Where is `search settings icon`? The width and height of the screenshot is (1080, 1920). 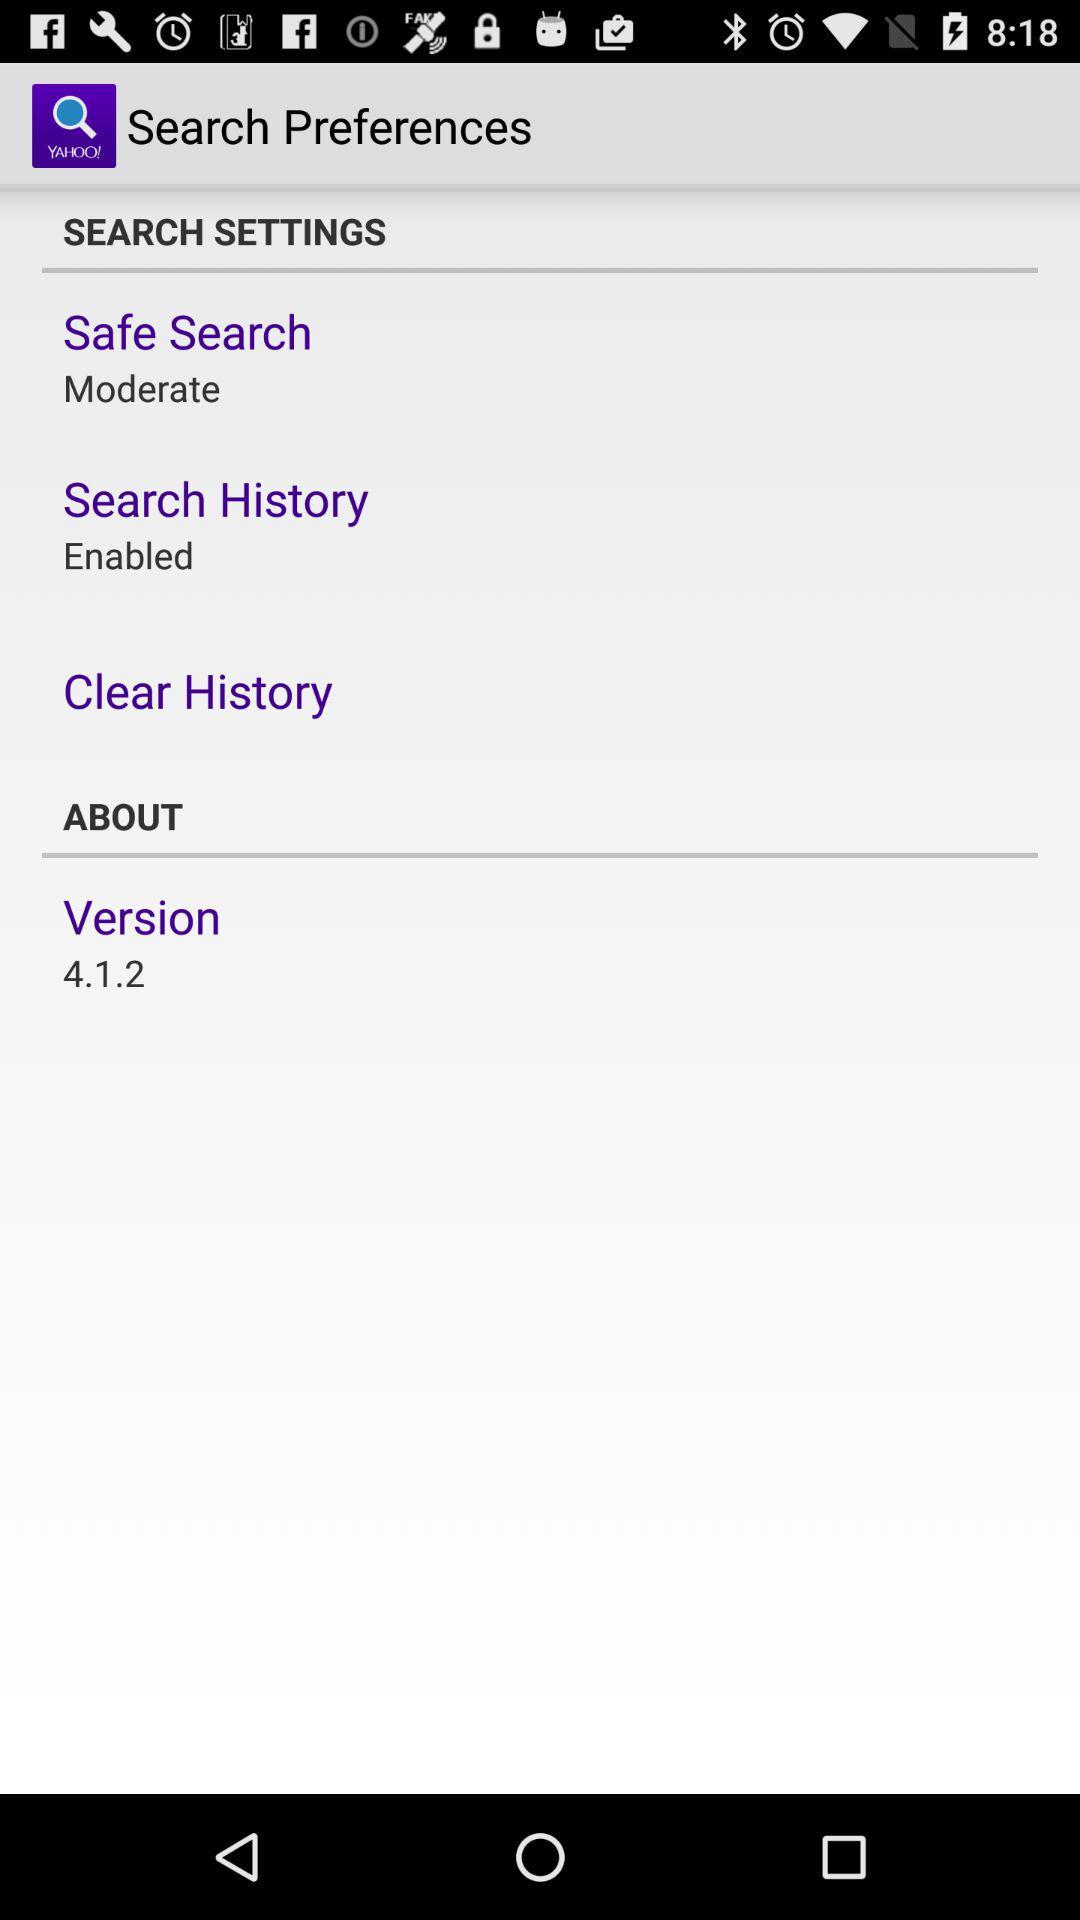
search settings icon is located at coordinates (540, 230).